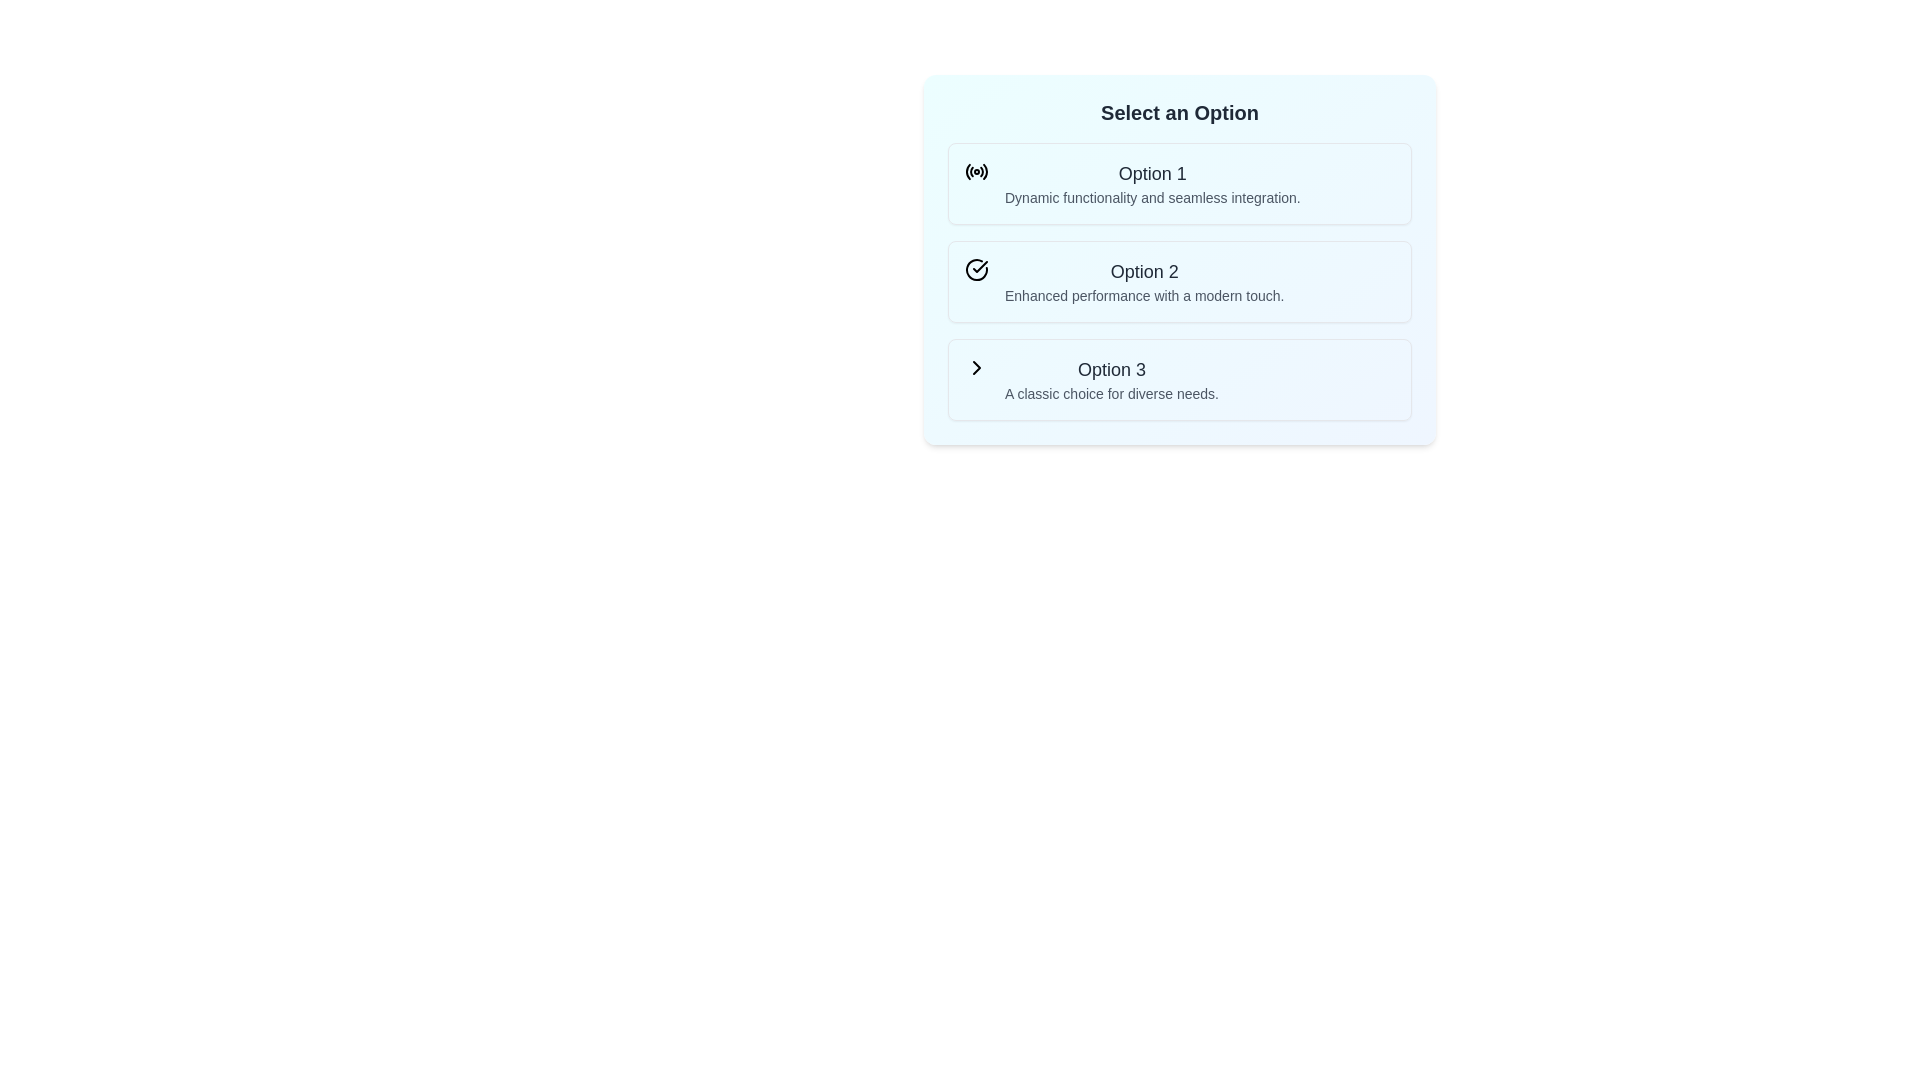 The width and height of the screenshot is (1920, 1080). What do you see at coordinates (1180, 258) in the screenshot?
I see `the selectable option labeled 'Option 2'` at bounding box center [1180, 258].